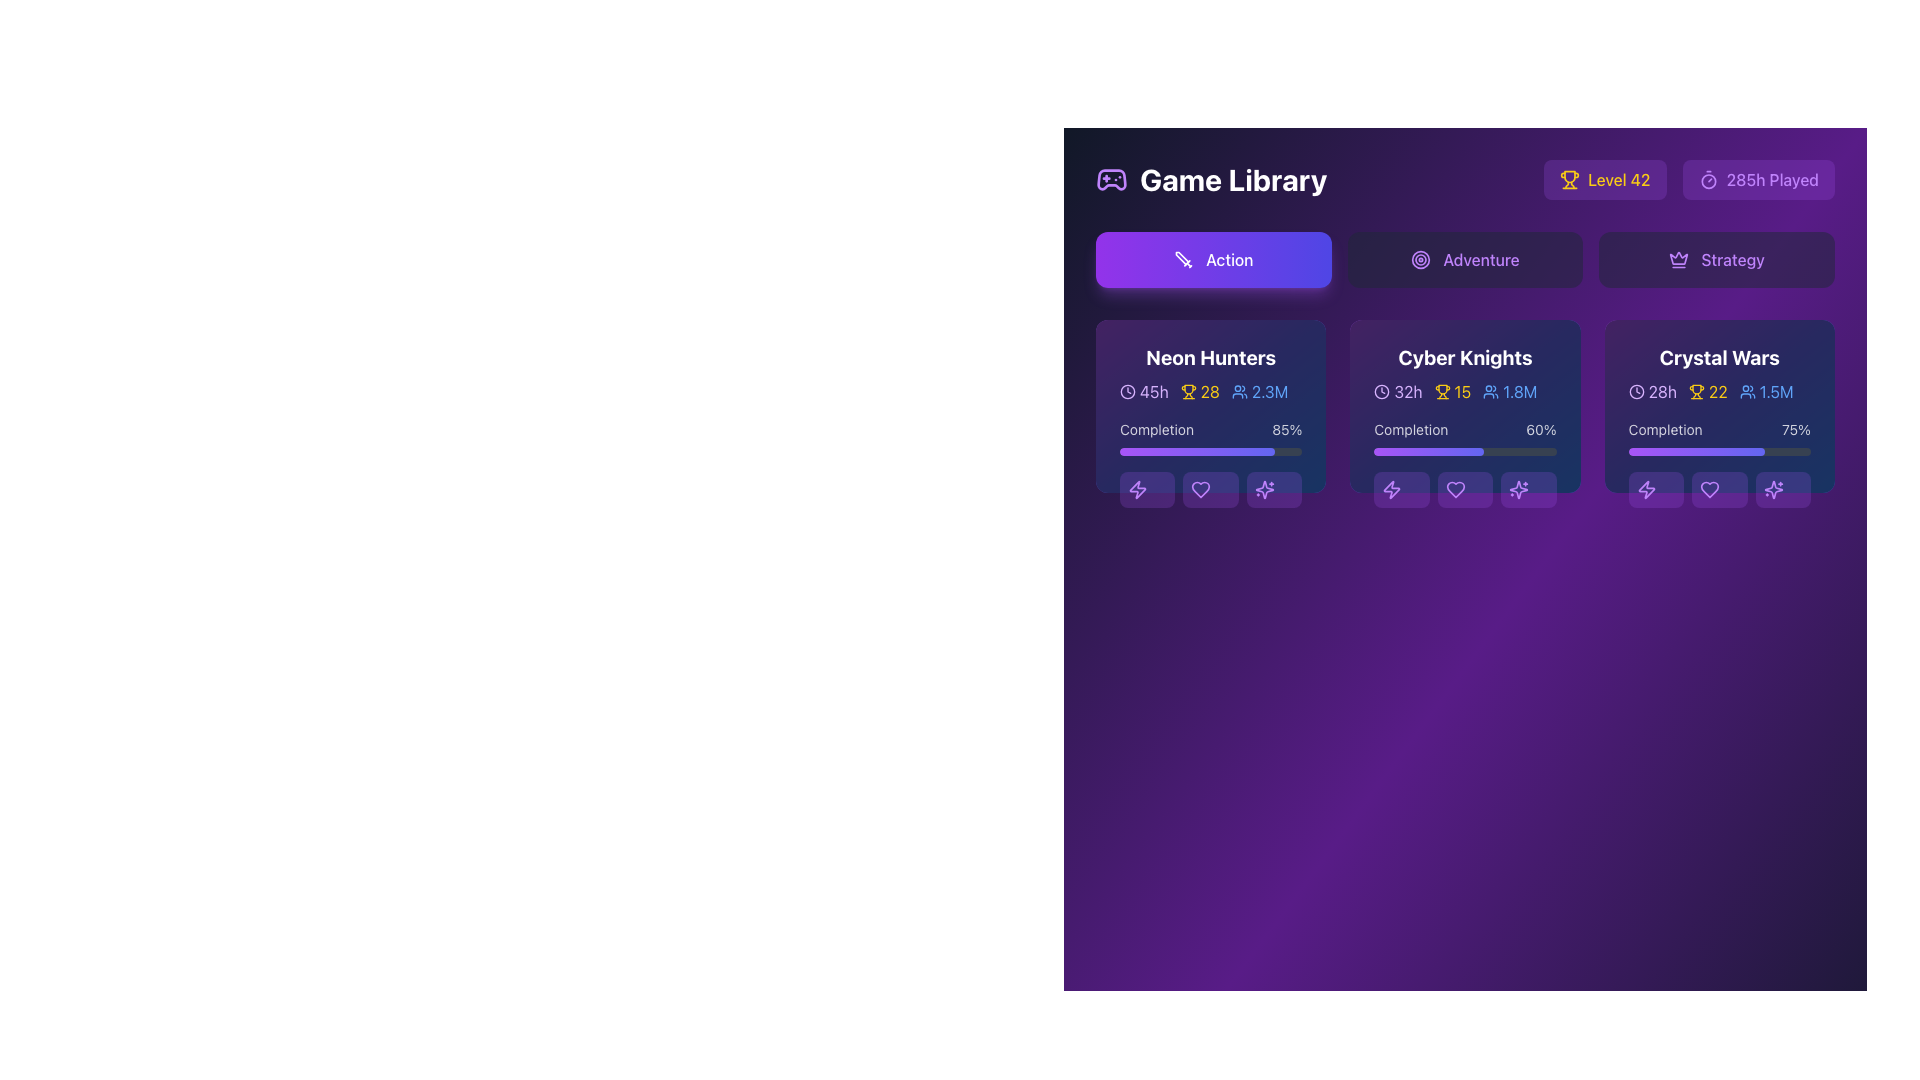  Describe the element at coordinates (1128, 392) in the screenshot. I see `the clock icon representing time-related information next to the text '45h' within the card for the game 'Neon Hunters'` at that location.